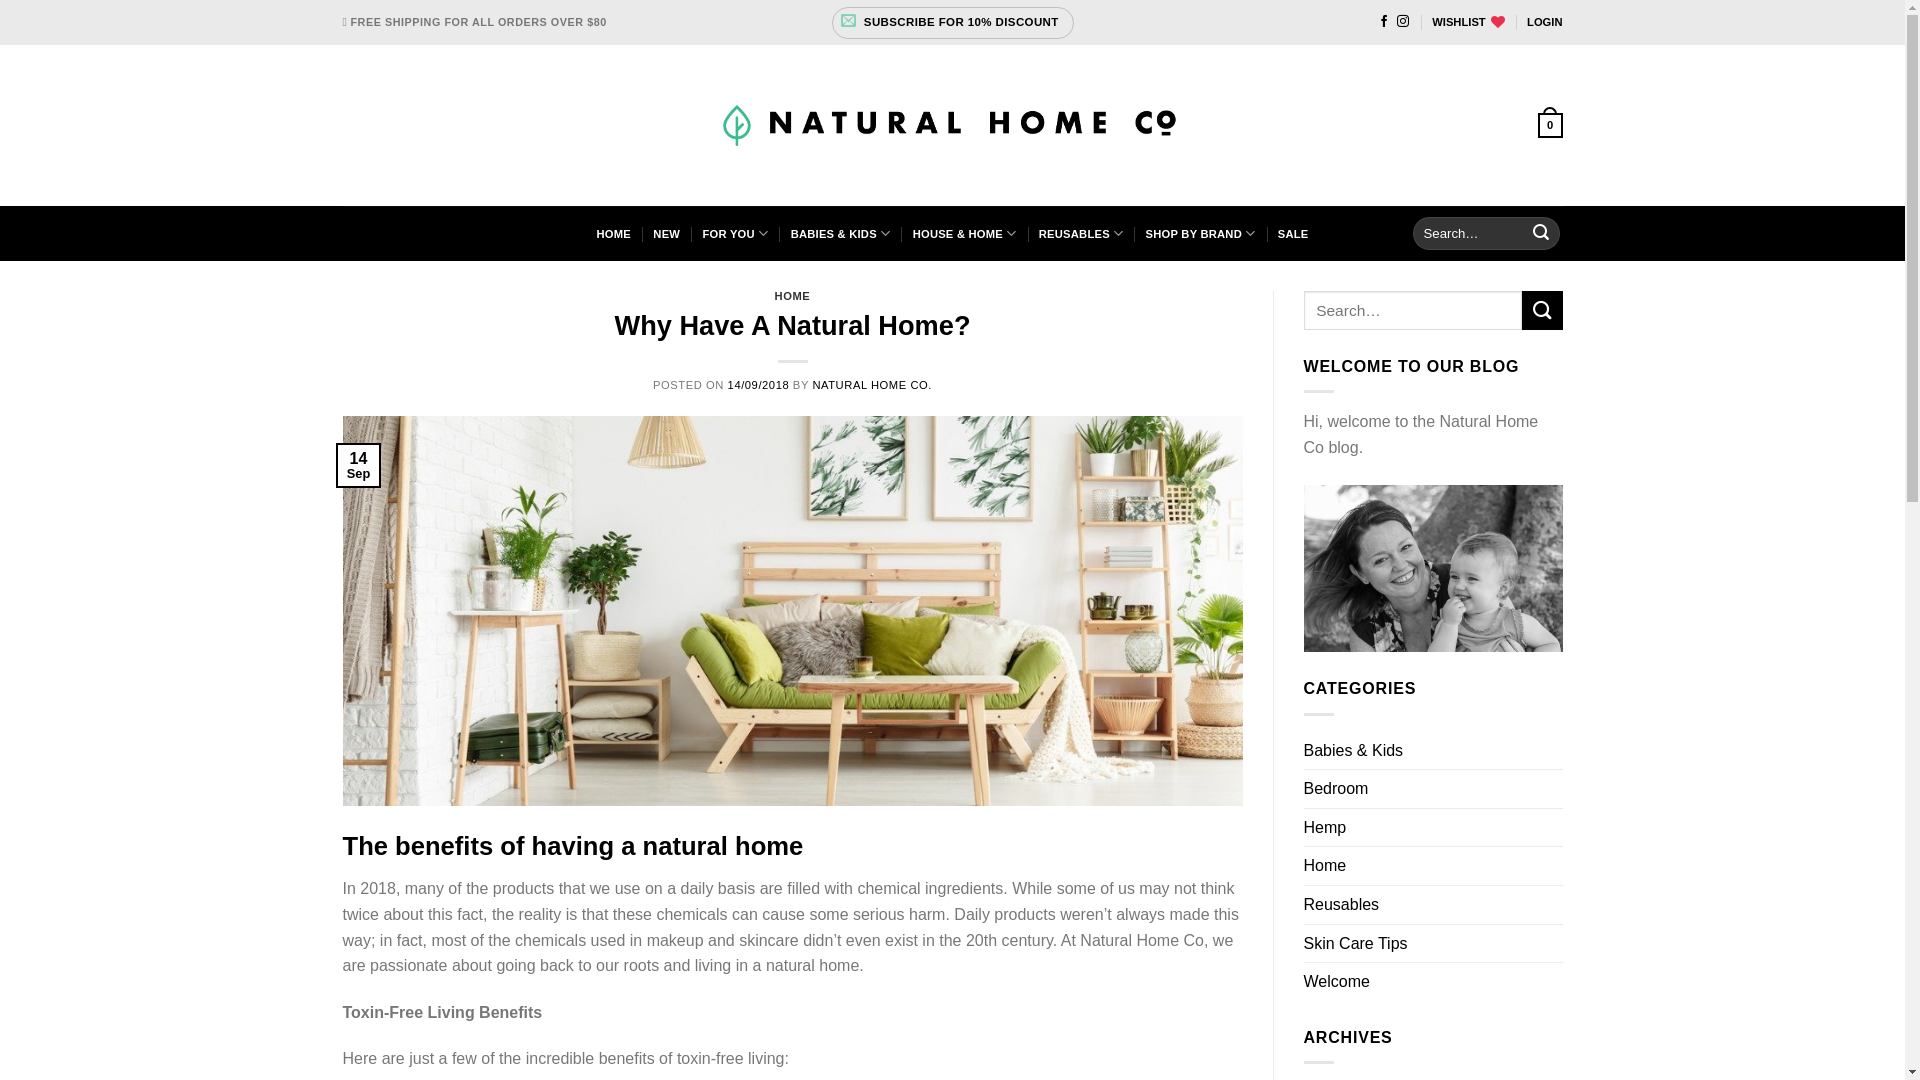 The height and width of the screenshot is (1080, 1920). I want to click on 'HOME', so click(791, 296).